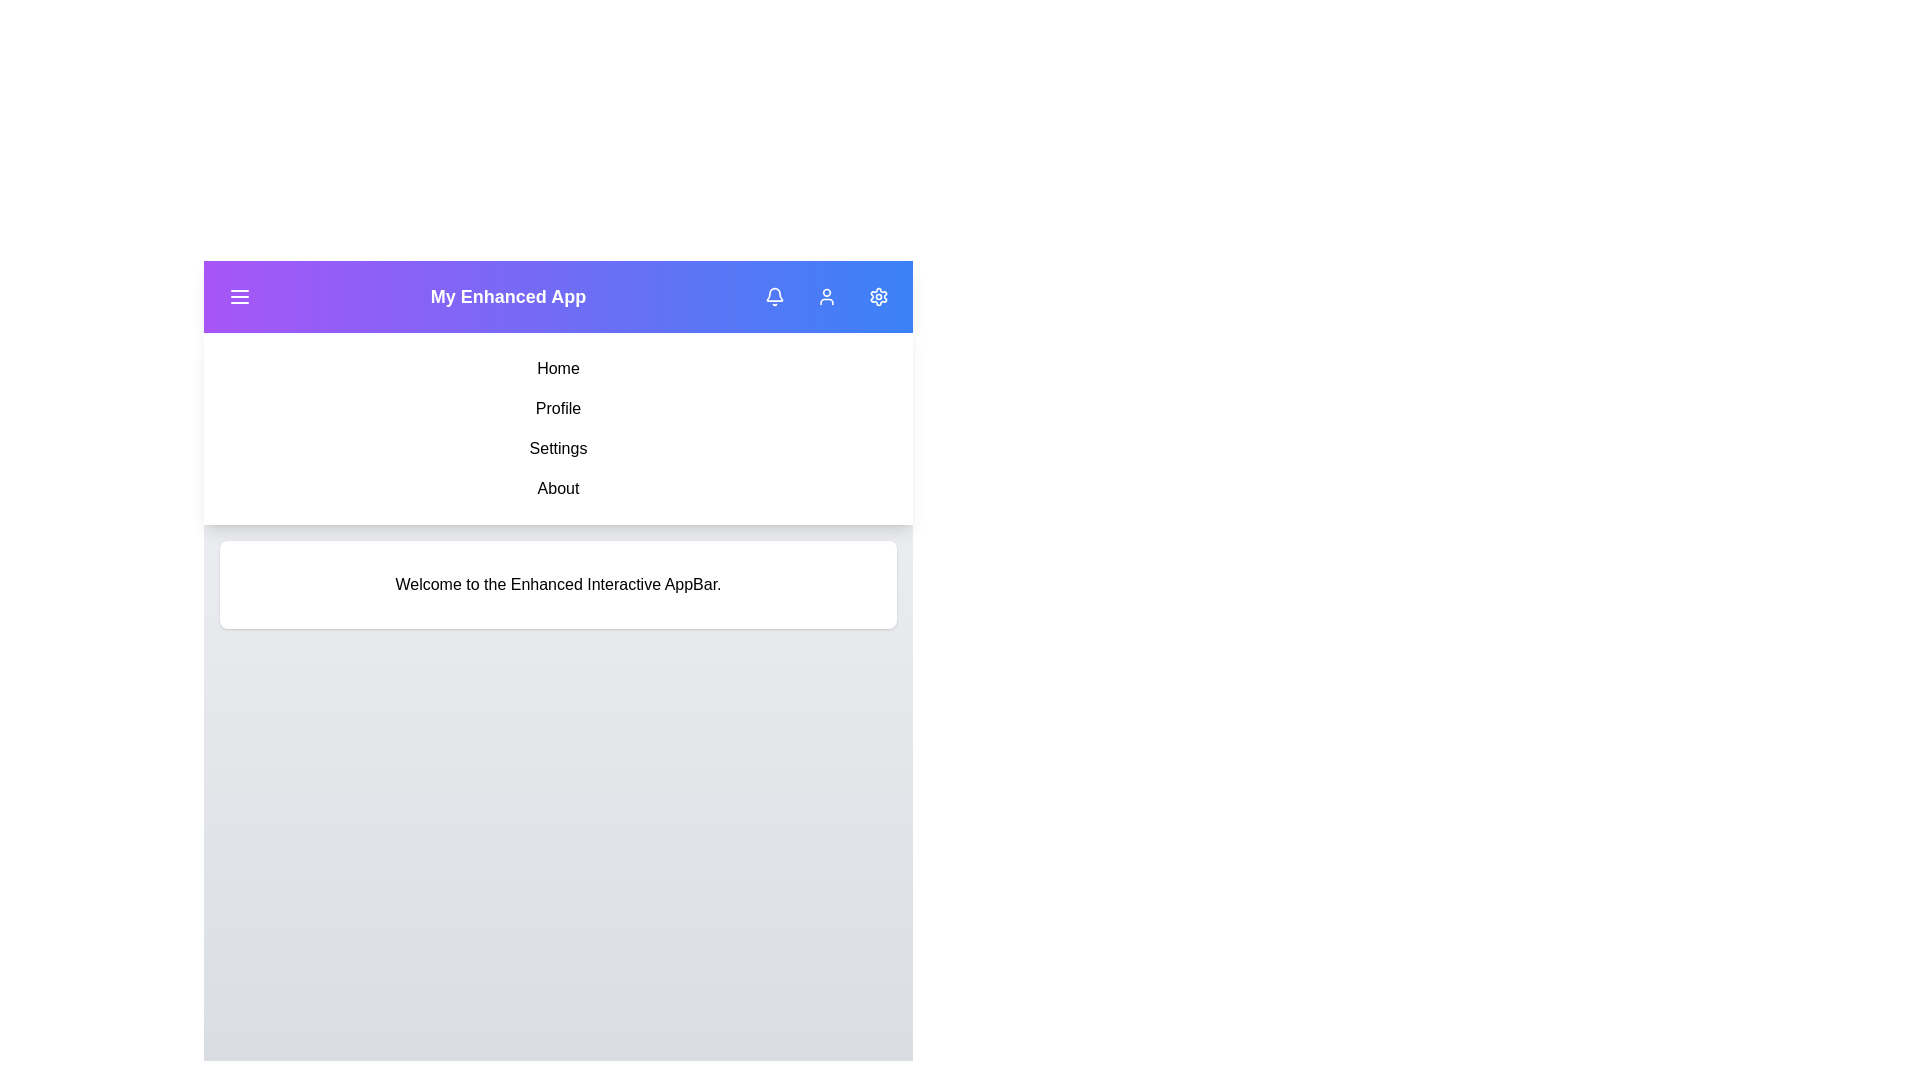 This screenshot has width=1920, height=1080. Describe the element at coordinates (558, 369) in the screenshot. I see `the menu item Home to navigate to the corresponding section` at that location.